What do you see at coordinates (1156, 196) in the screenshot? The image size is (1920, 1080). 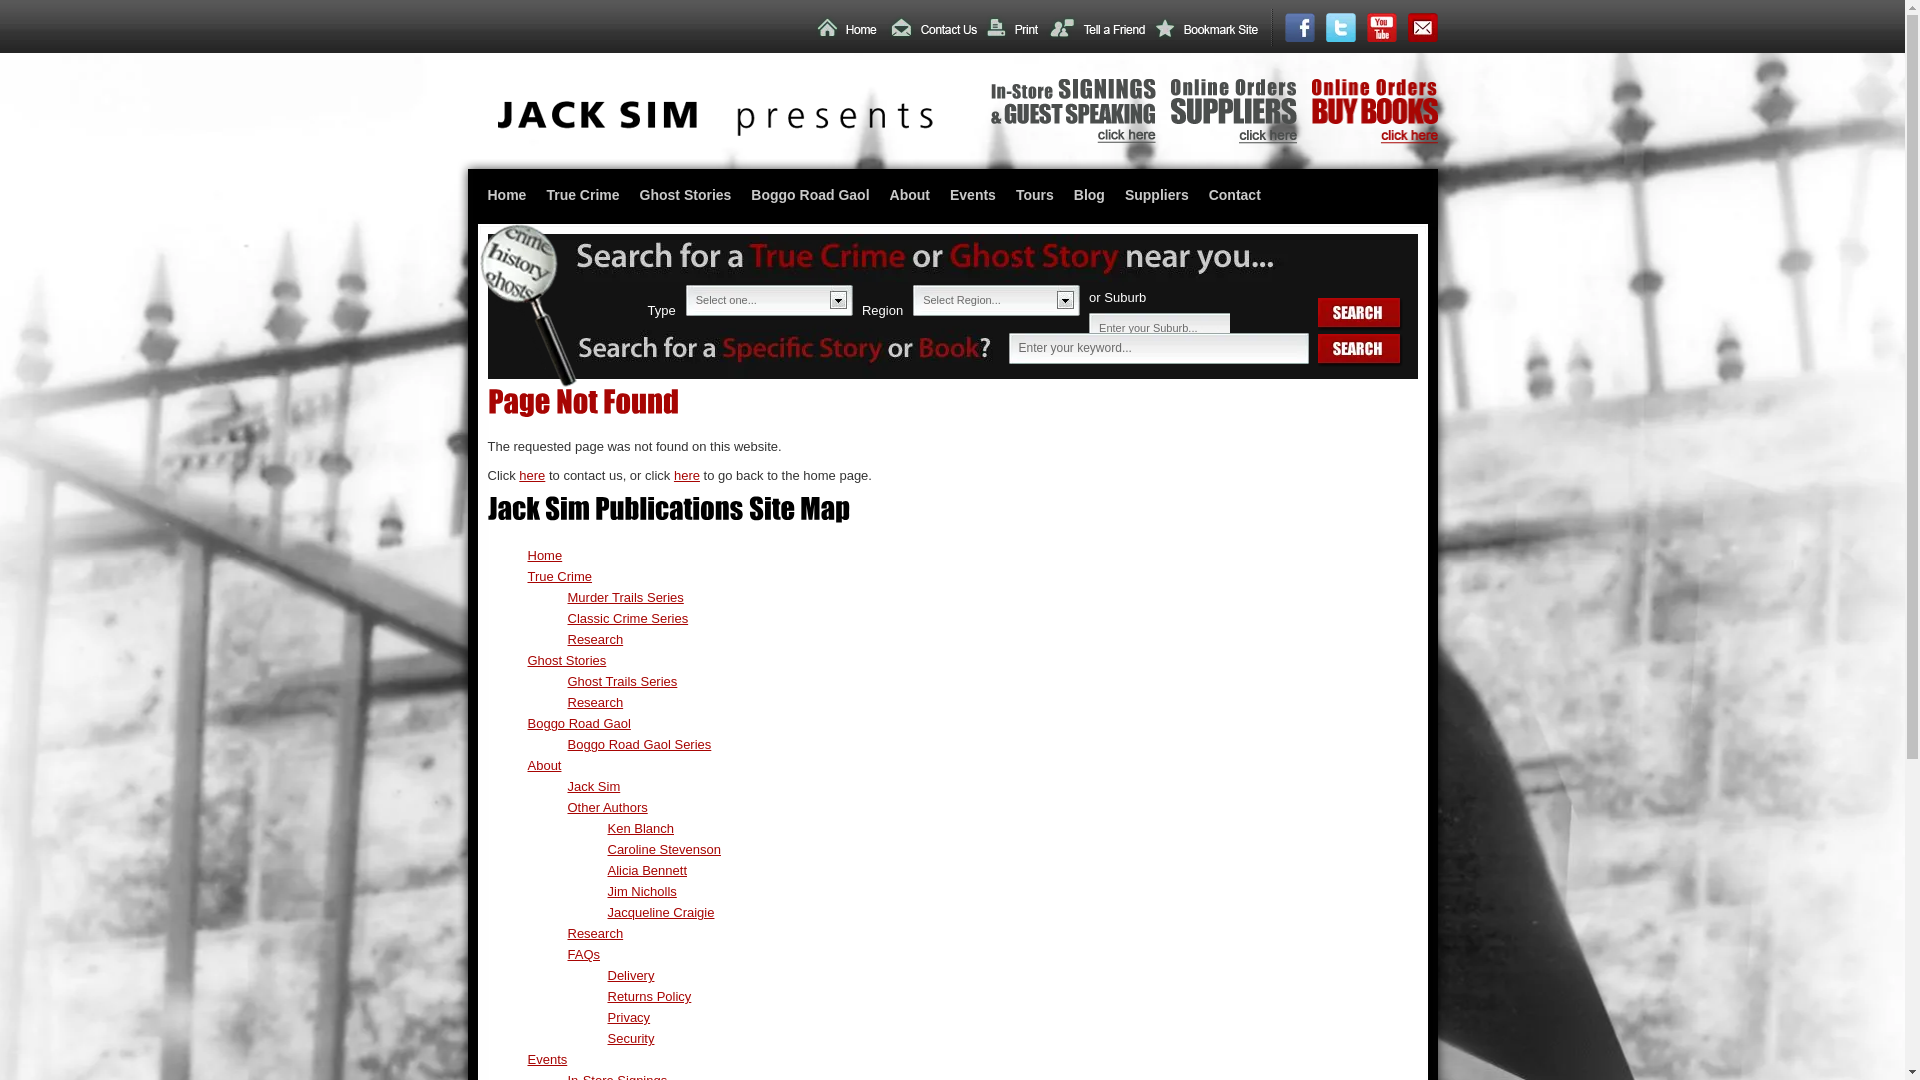 I see `'Suppliers'` at bounding box center [1156, 196].